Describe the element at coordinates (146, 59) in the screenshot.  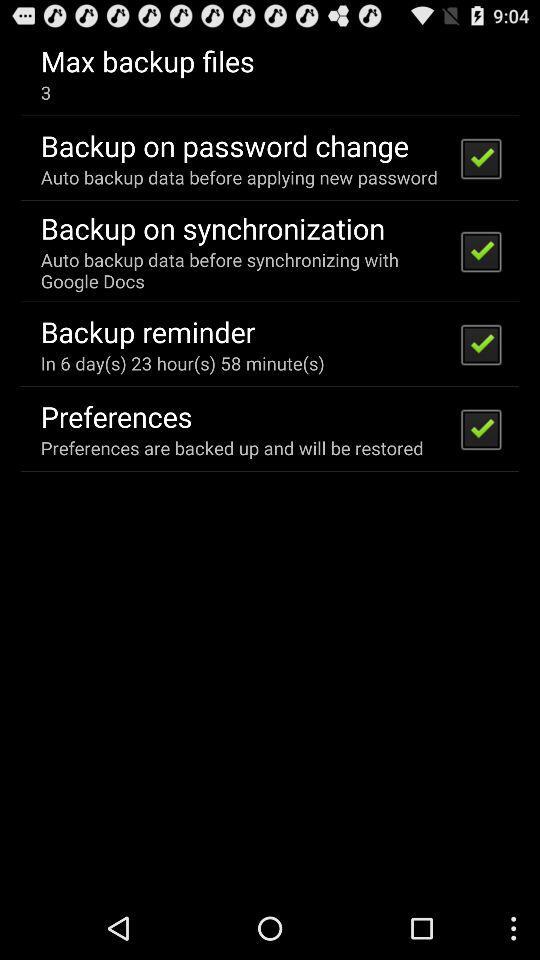
I see `the icon above the 3` at that location.